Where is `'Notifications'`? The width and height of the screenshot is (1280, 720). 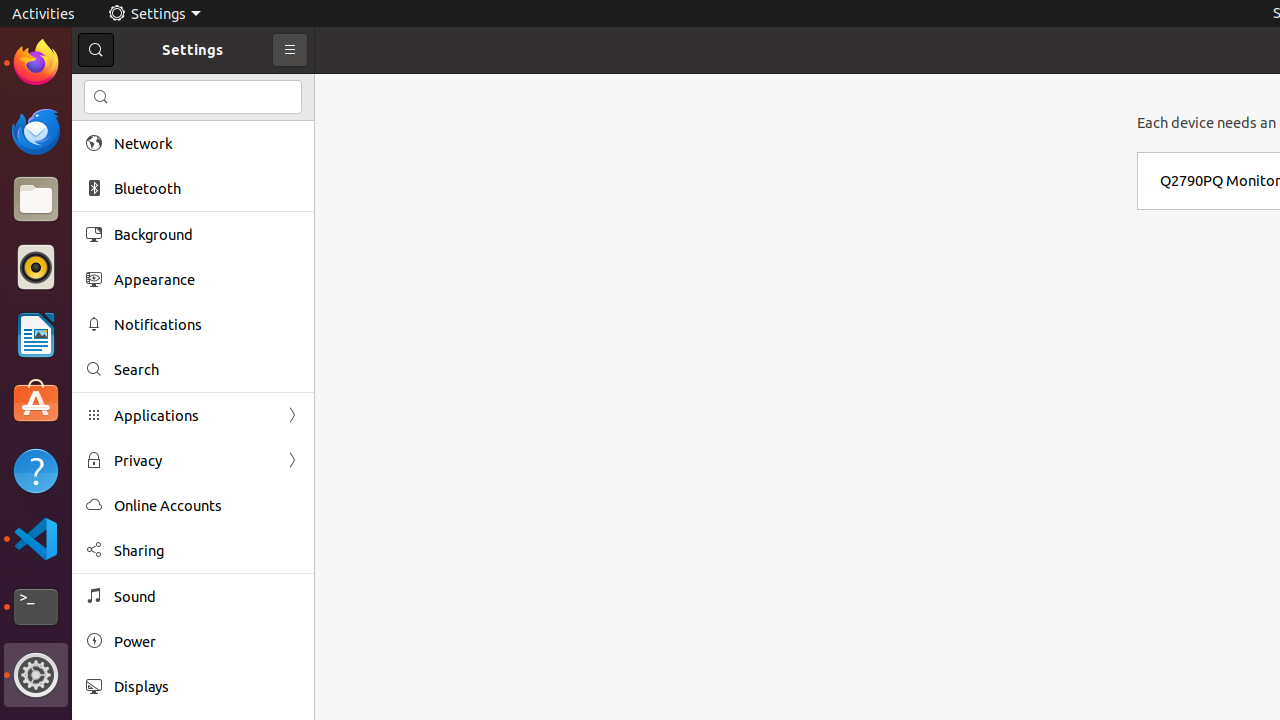
'Notifications' is located at coordinates (206, 323).